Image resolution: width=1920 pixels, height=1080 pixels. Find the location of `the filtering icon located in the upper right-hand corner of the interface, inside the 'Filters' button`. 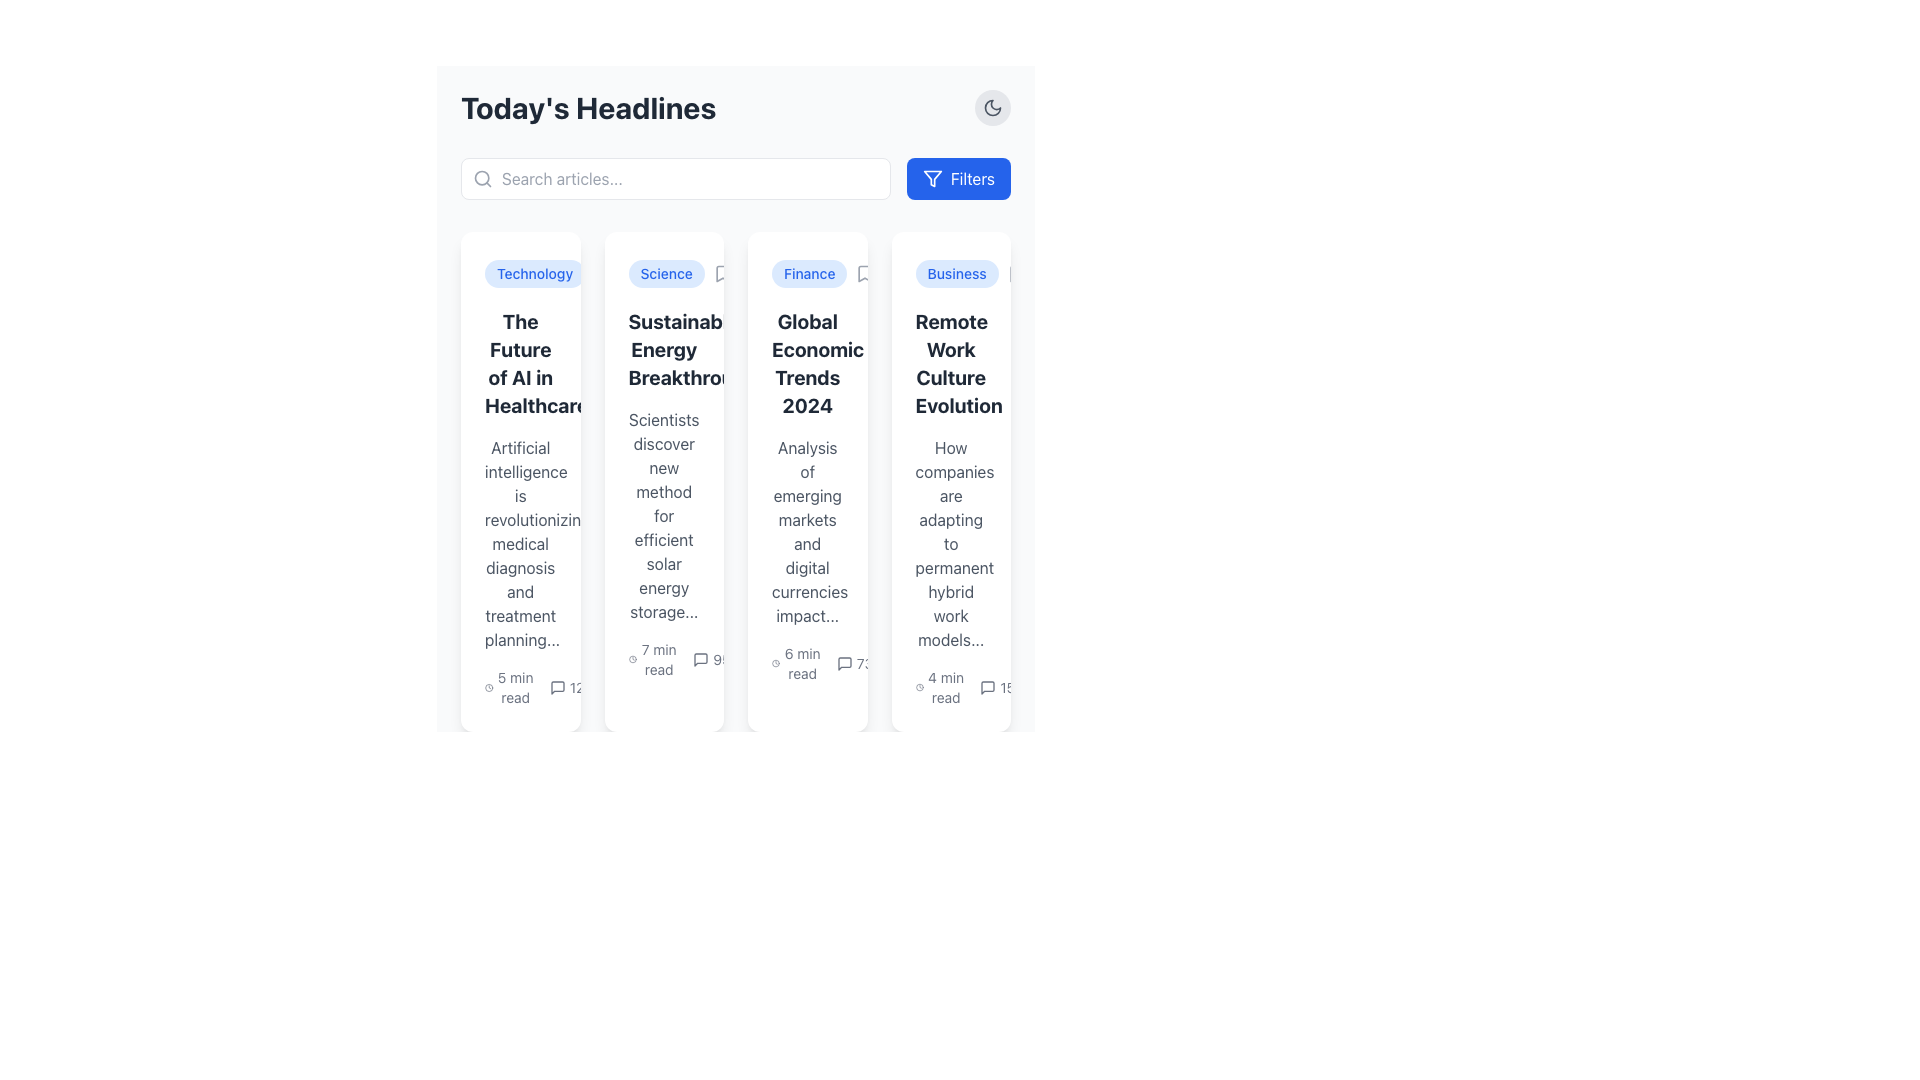

the filtering icon located in the upper right-hand corner of the interface, inside the 'Filters' button is located at coordinates (931, 177).